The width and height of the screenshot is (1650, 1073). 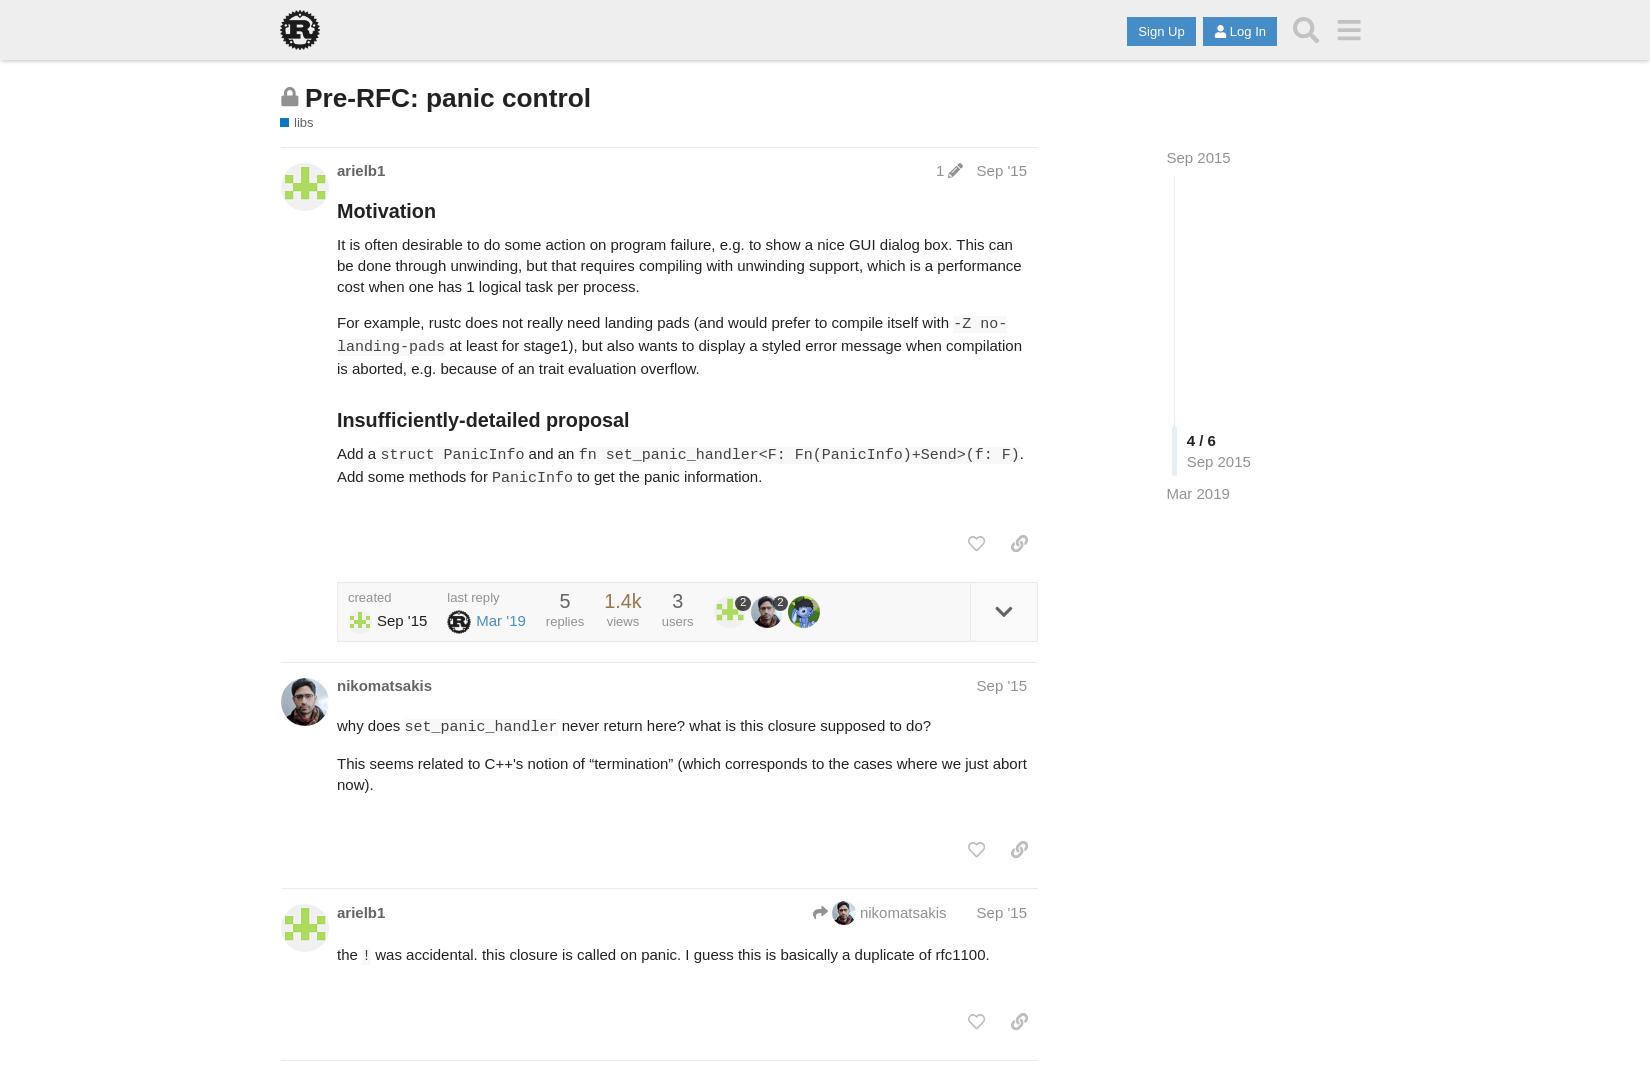 I want to click on '4 / 6', so click(x=1186, y=316).